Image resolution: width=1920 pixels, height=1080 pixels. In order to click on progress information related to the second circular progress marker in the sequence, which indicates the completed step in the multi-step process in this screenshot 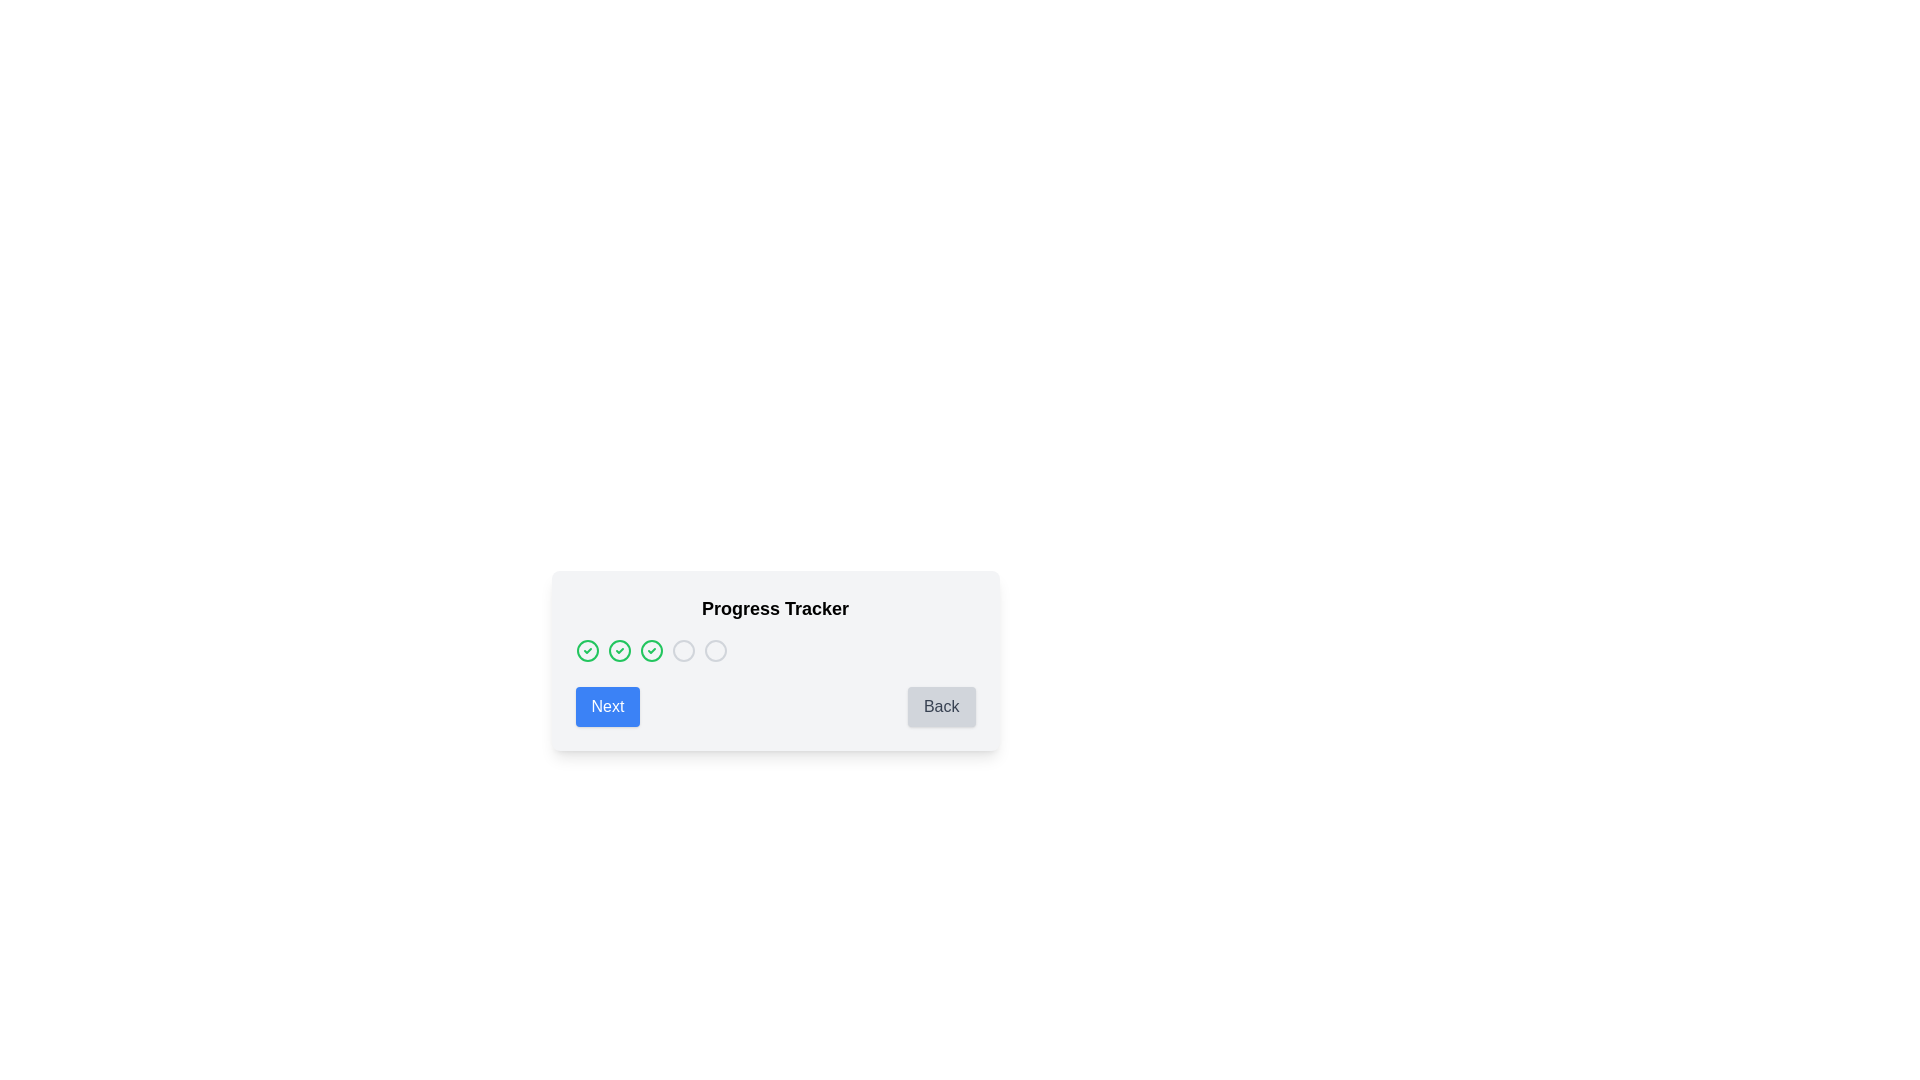, I will do `click(651, 651)`.